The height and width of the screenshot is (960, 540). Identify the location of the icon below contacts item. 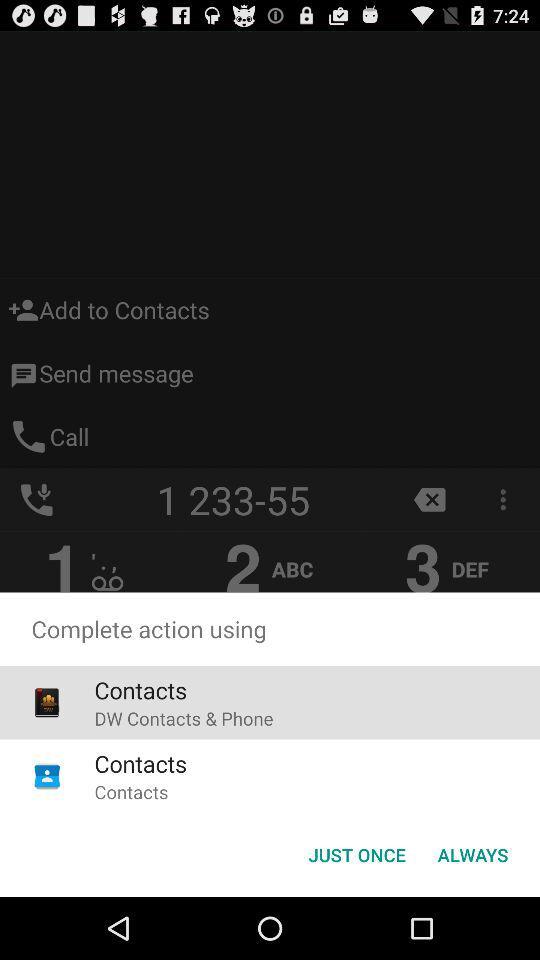
(183, 718).